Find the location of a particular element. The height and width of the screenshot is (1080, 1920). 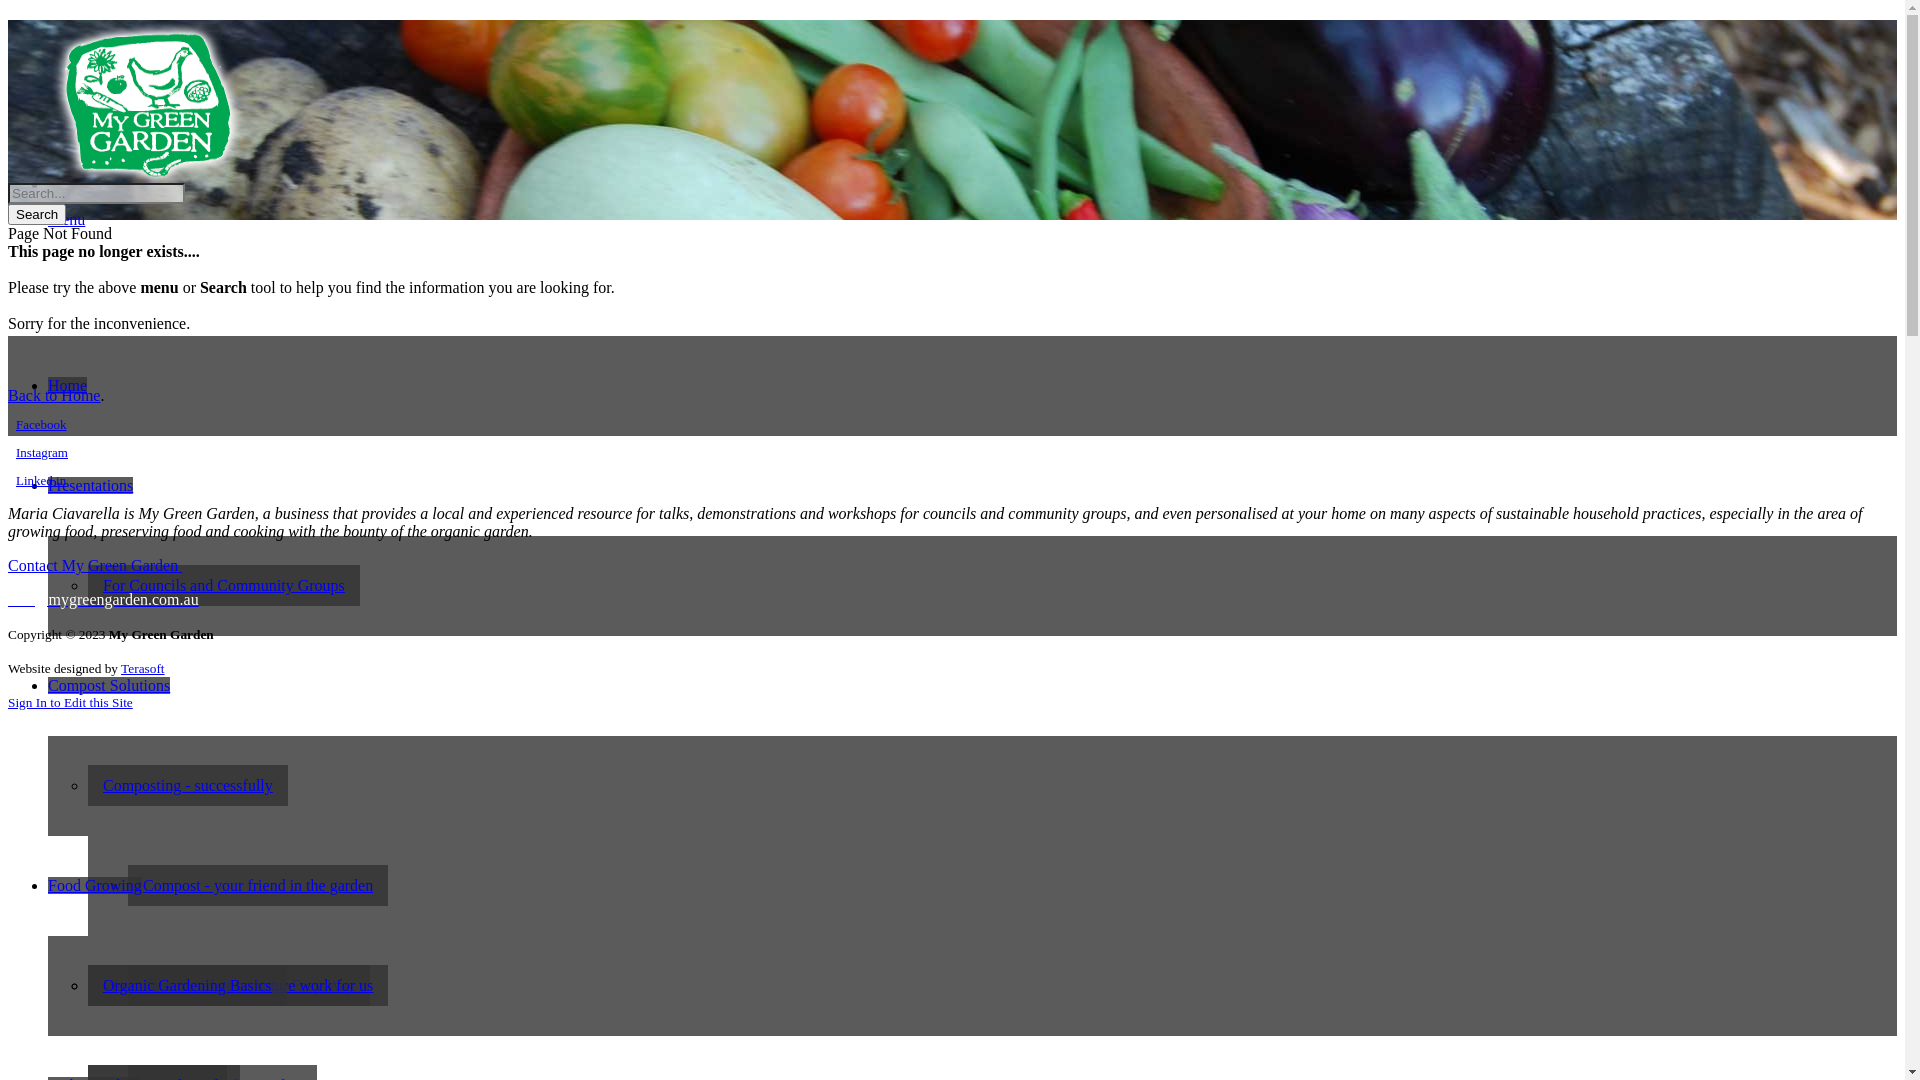

'Food Growing' is located at coordinates (94, 884).